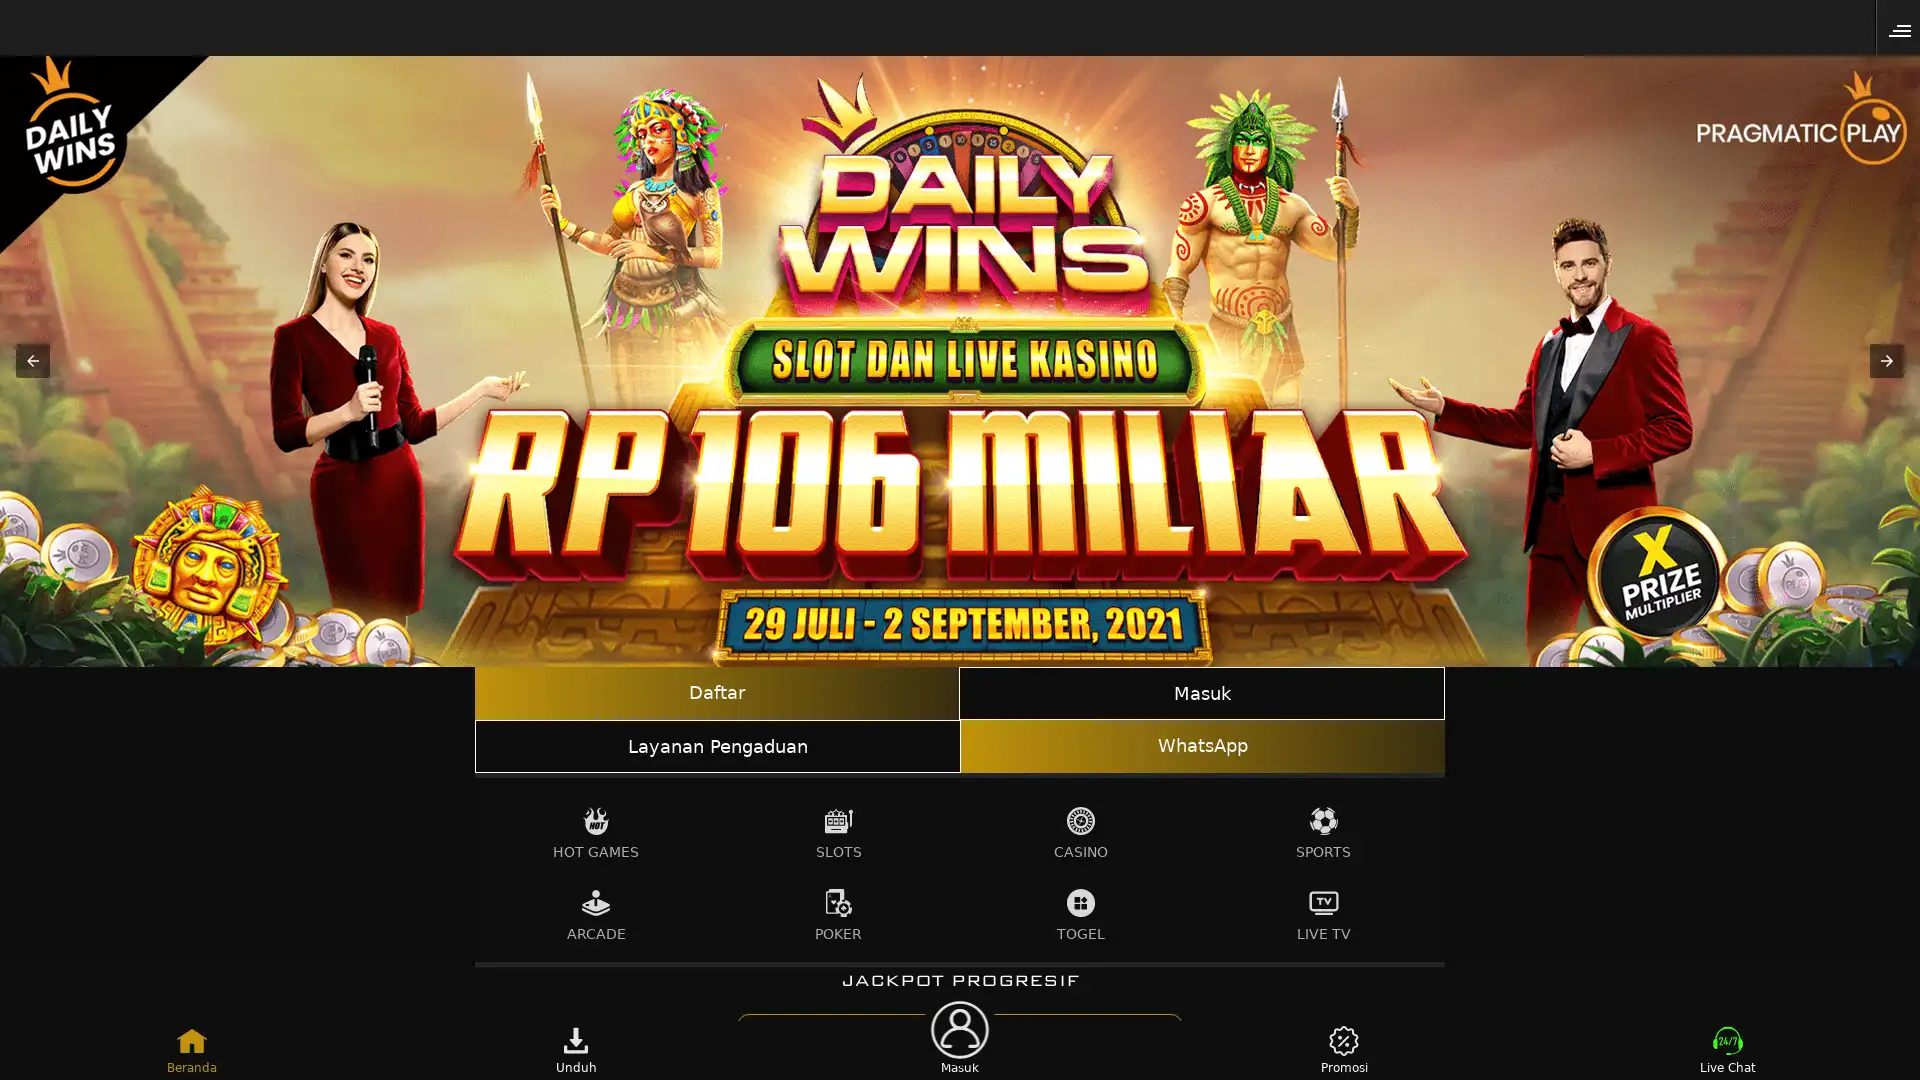 The width and height of the screenshot is (1920, 1080). I want to click on Next item in carousel (3 of 3), so click(1885, 358).